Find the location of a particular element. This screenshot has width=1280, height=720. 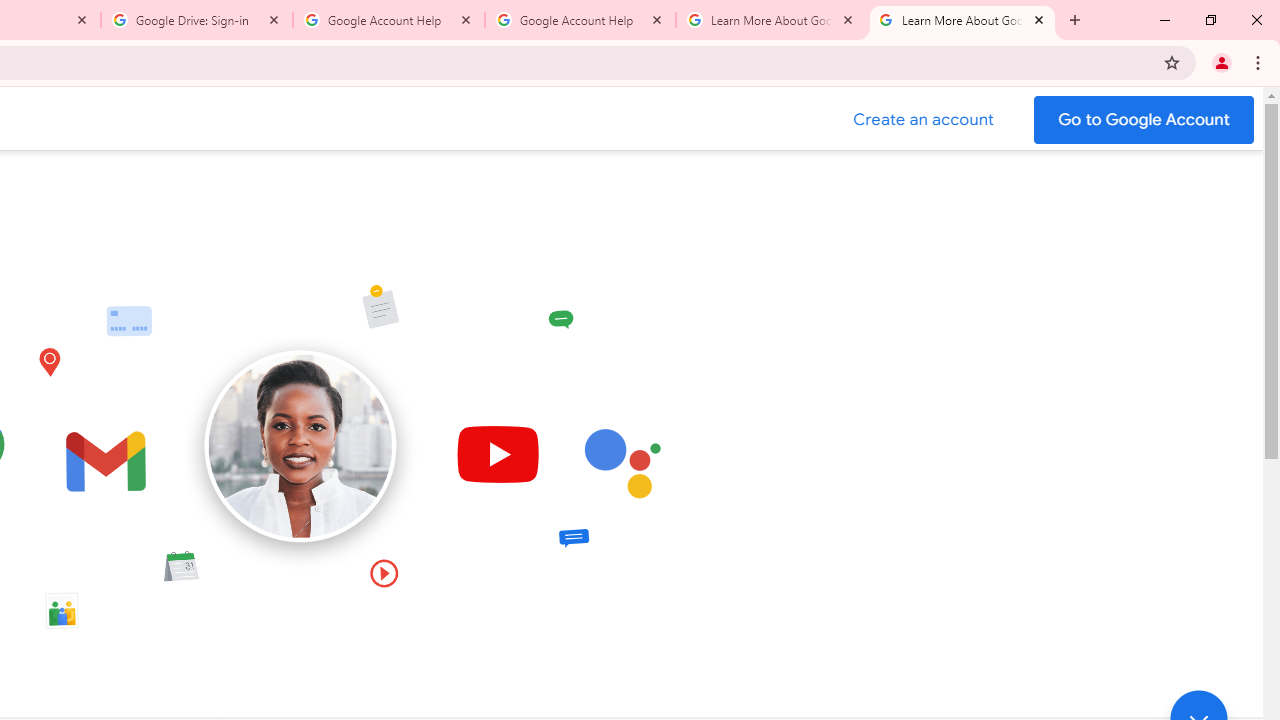

'Google Drive: Sign-in' is located at coordinates (197, 20).